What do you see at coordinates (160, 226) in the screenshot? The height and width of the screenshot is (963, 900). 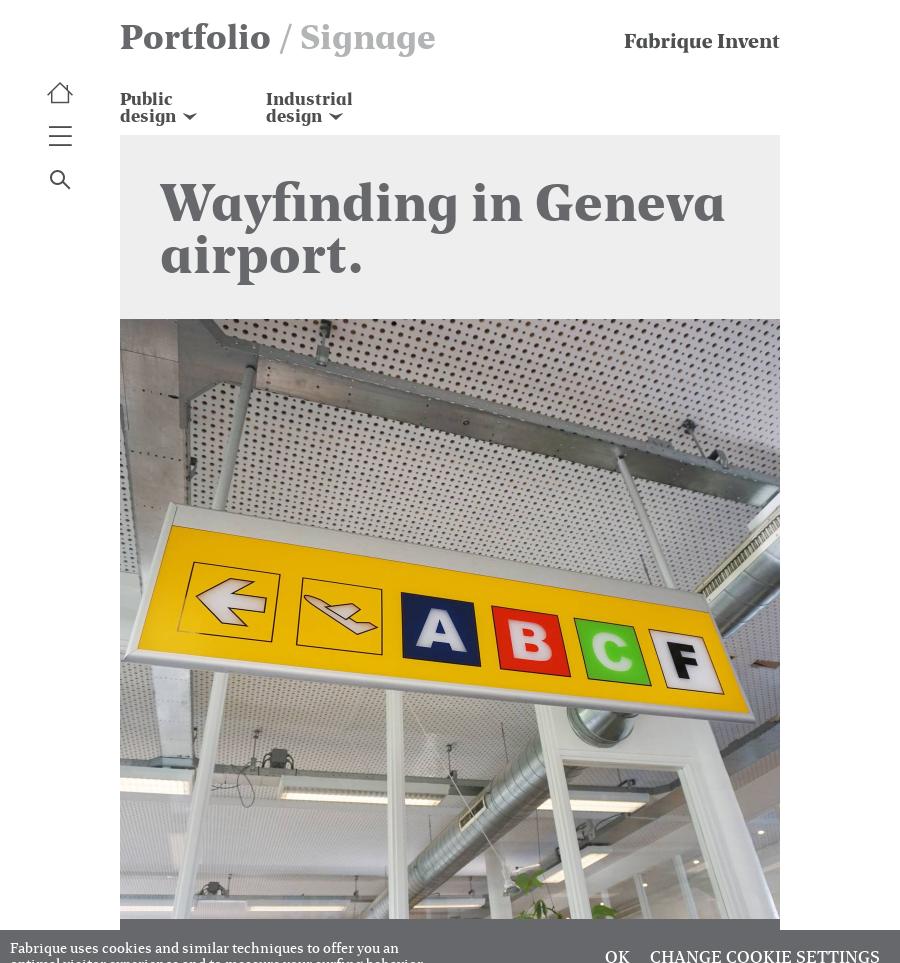 I see `'Wayfinding in Geneva airport.'` at bounding box center [160, 226].